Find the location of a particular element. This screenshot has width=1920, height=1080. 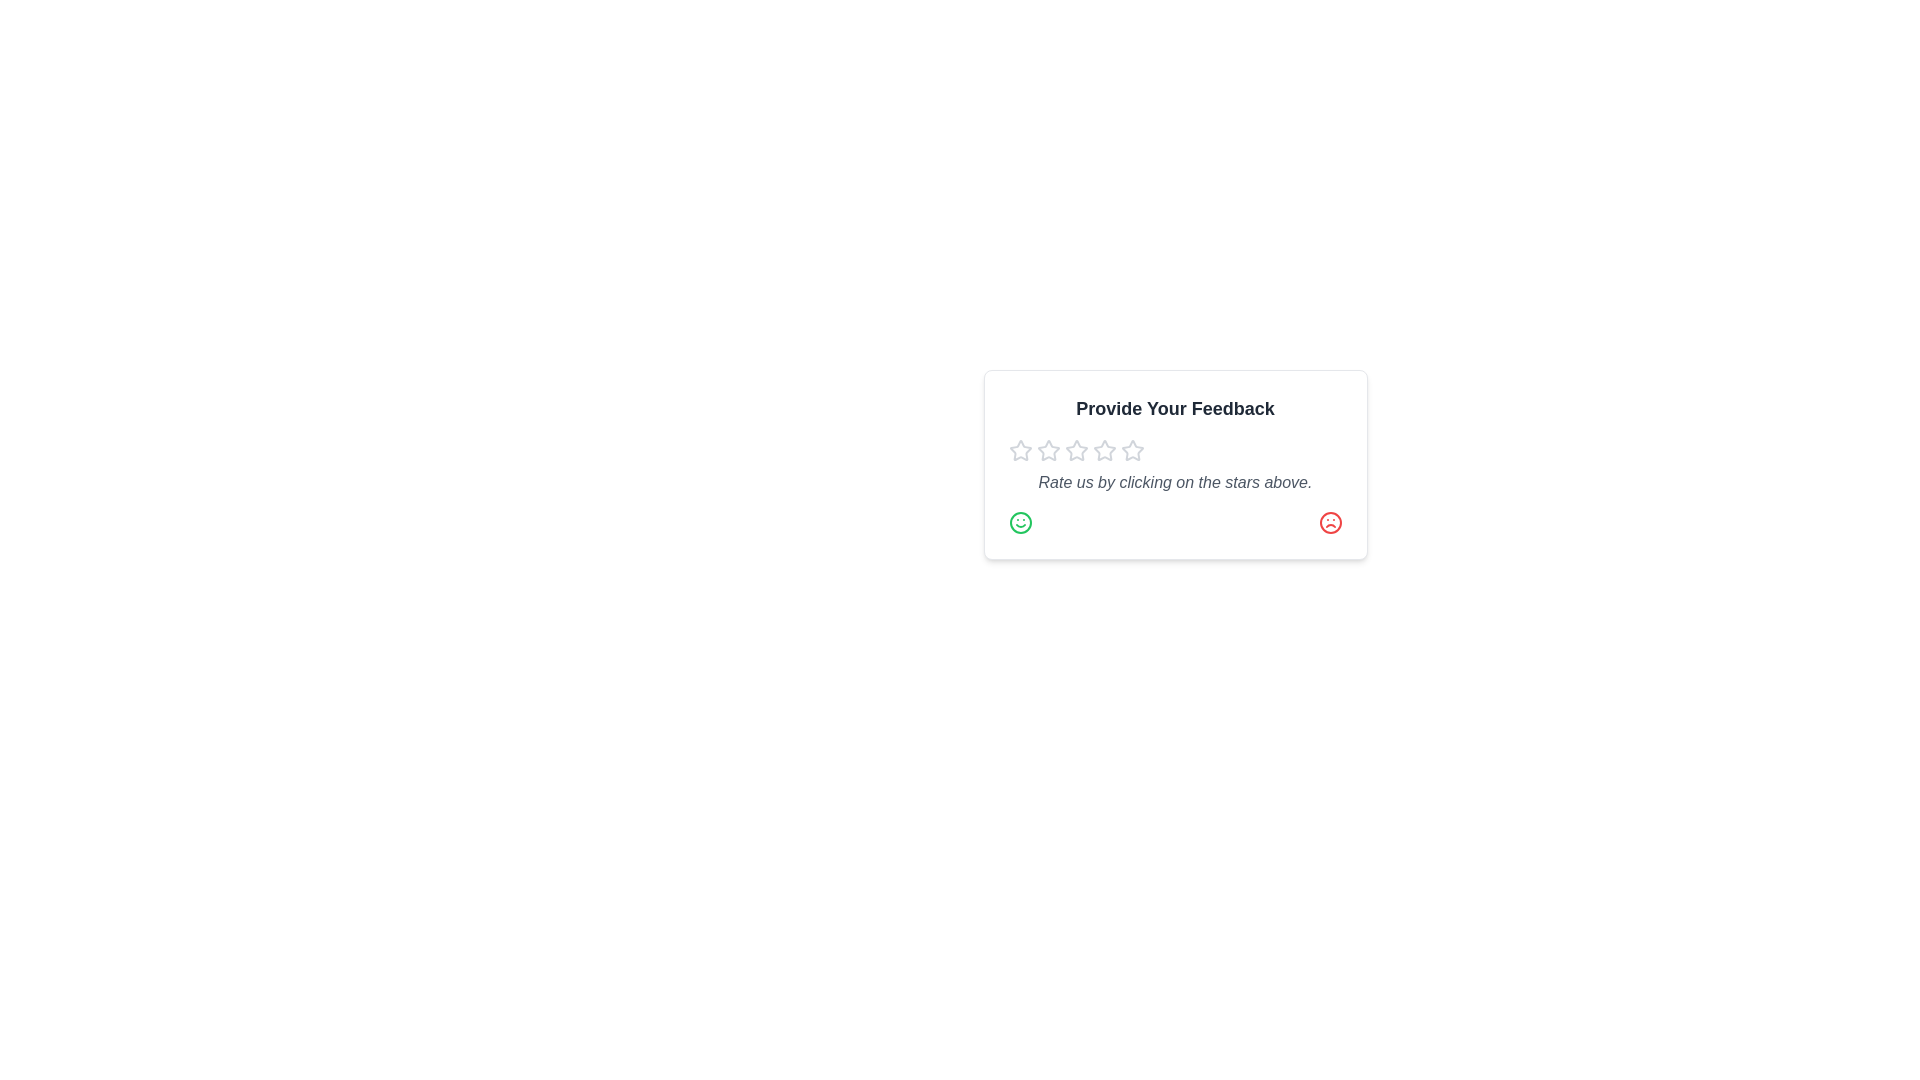

the second star in the five-star rating system to change its color, located below the 'Provide Your Feedback' heading is located at coordinates (1047, 451).